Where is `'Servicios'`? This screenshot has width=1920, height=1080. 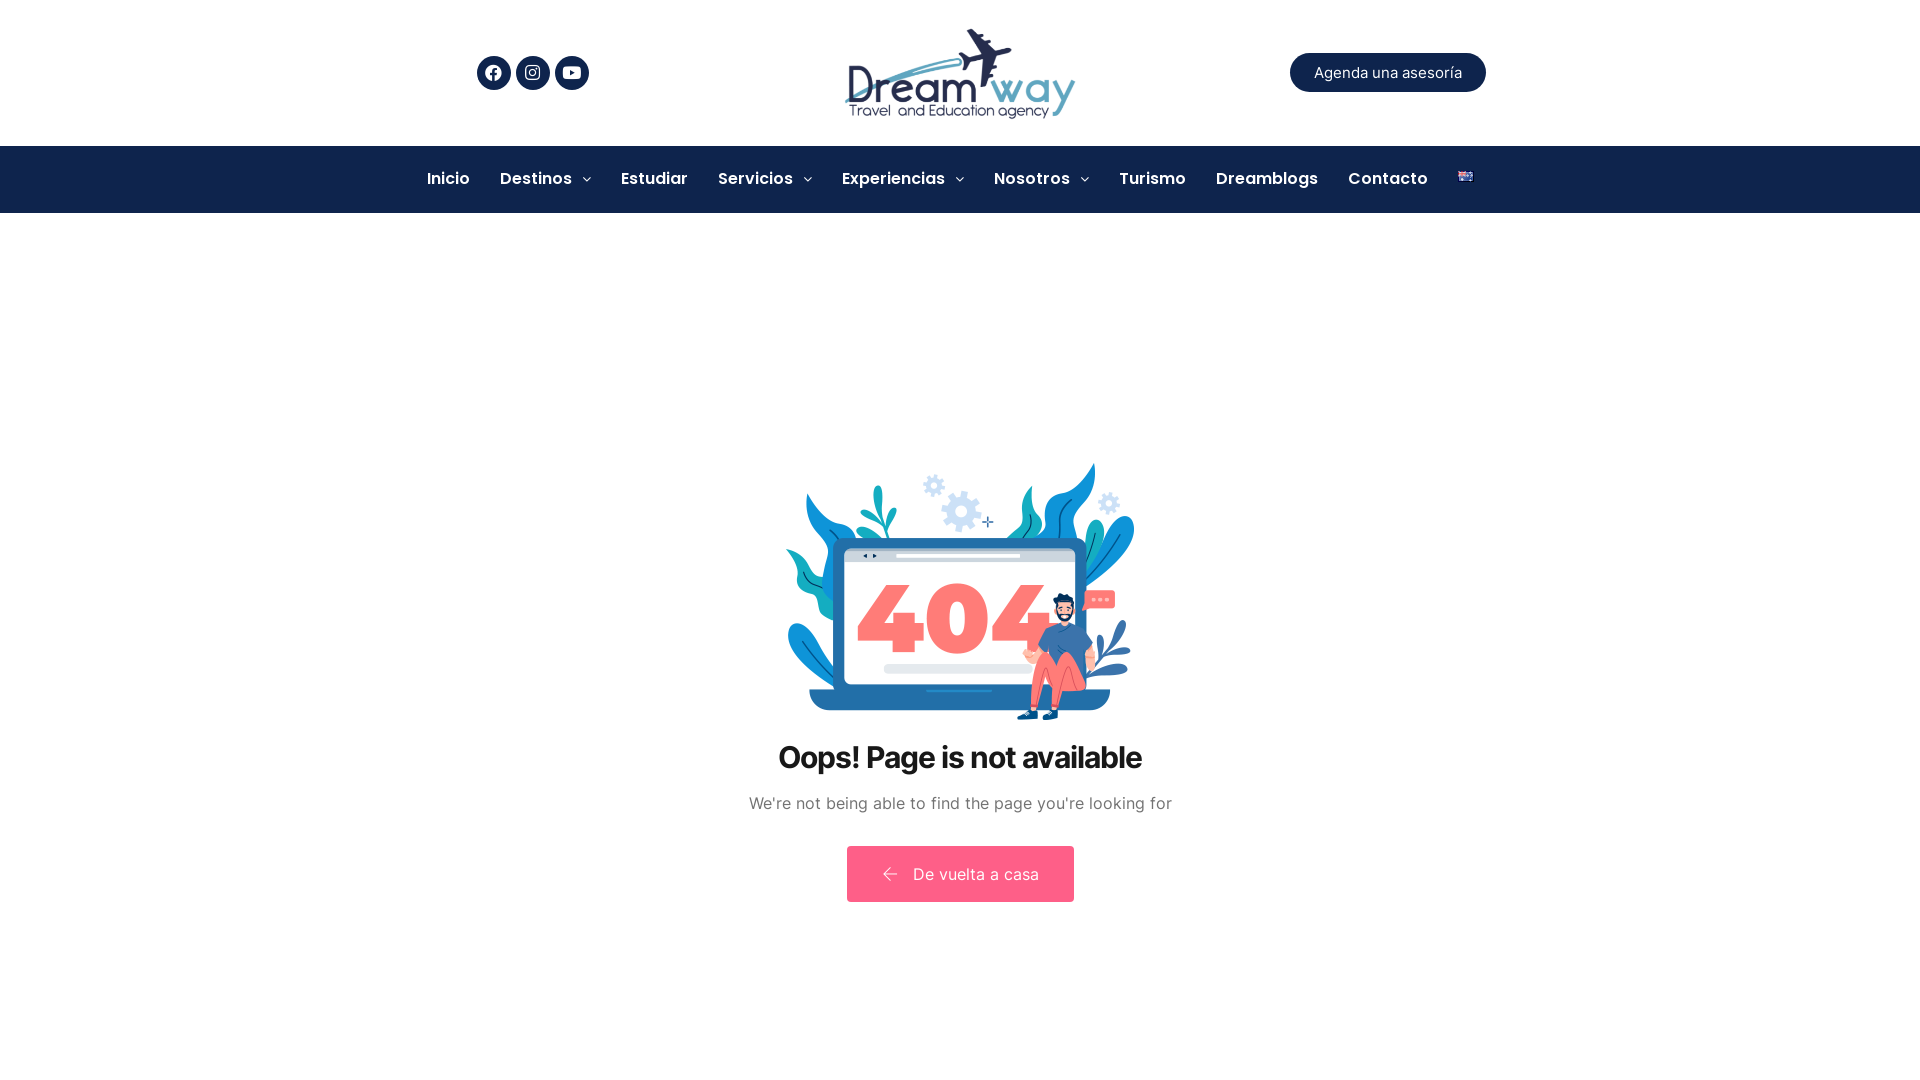 'Servicios' is located at coordinates (763, 177).